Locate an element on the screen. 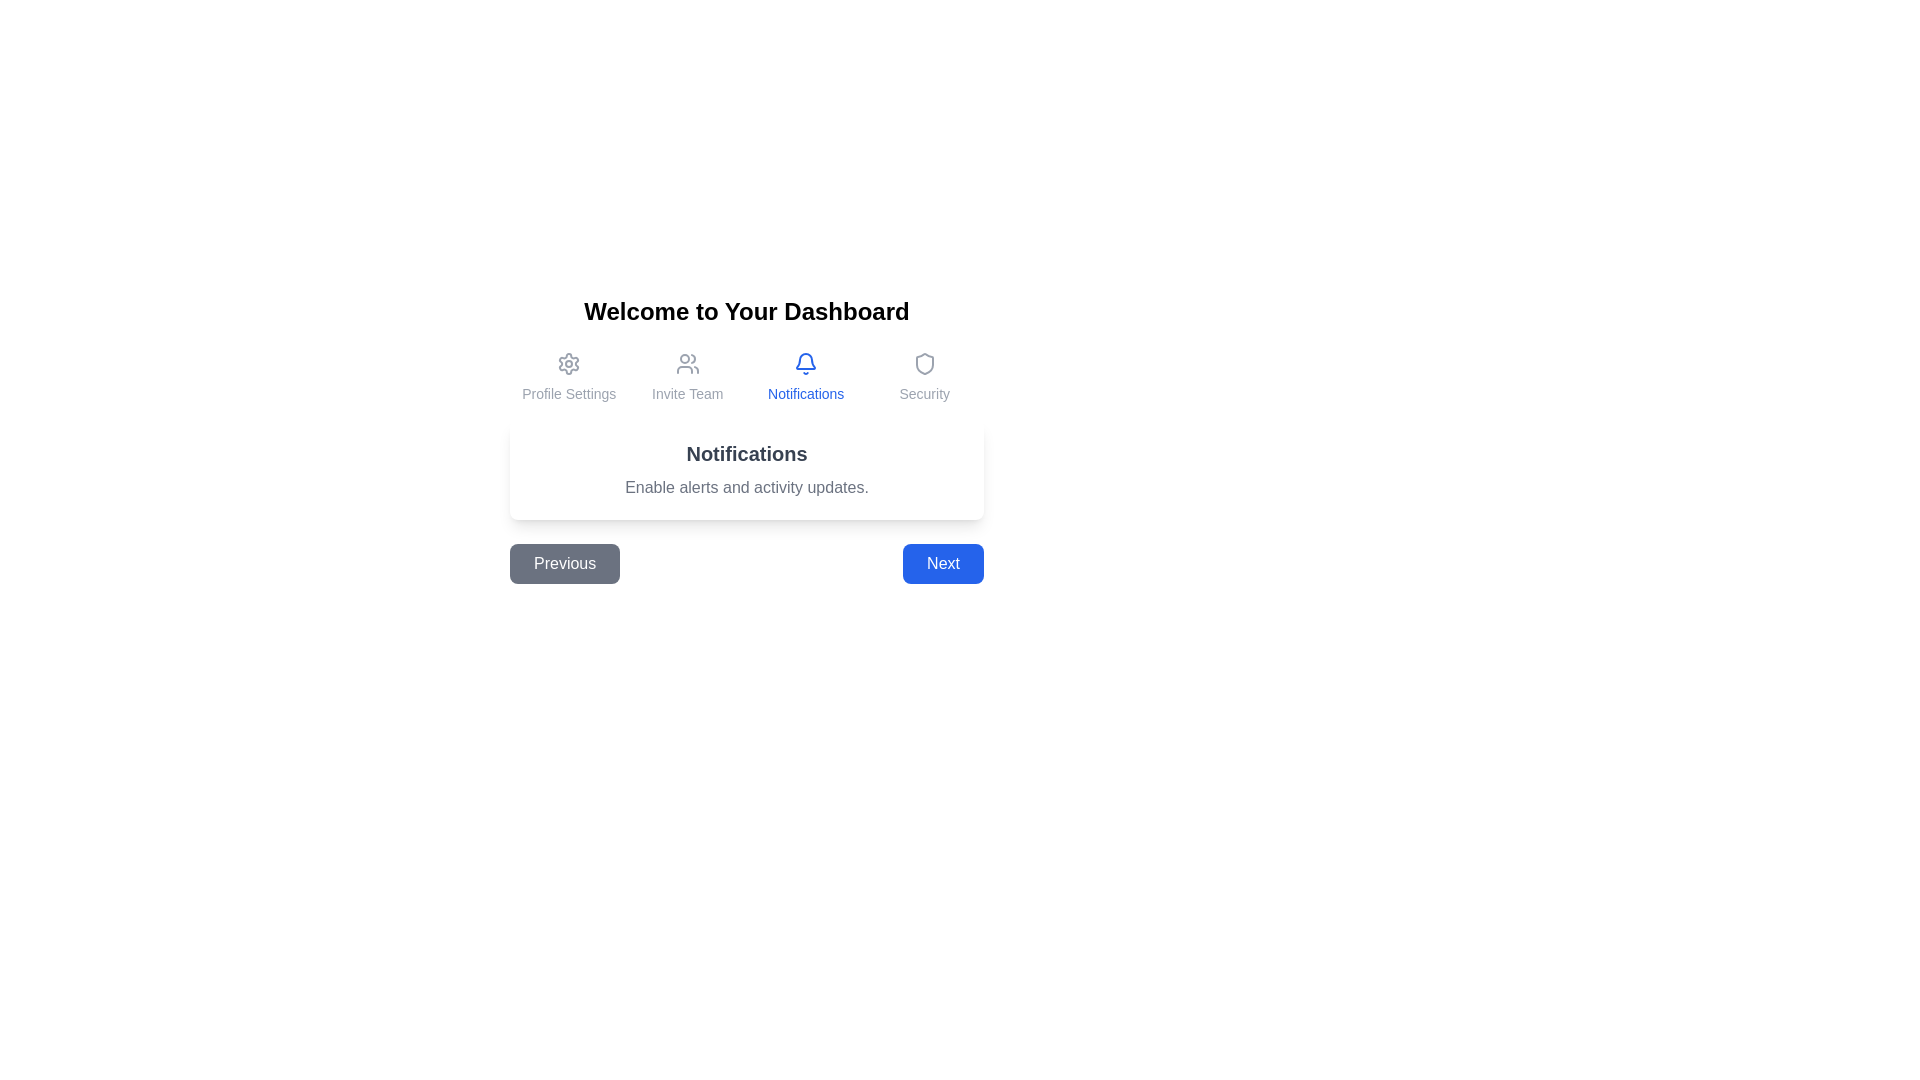 The image size is (1920, 1080). the third button in a row of four options, located between 'Invite Team' and 'Security' is located at coordinates (806, 378).